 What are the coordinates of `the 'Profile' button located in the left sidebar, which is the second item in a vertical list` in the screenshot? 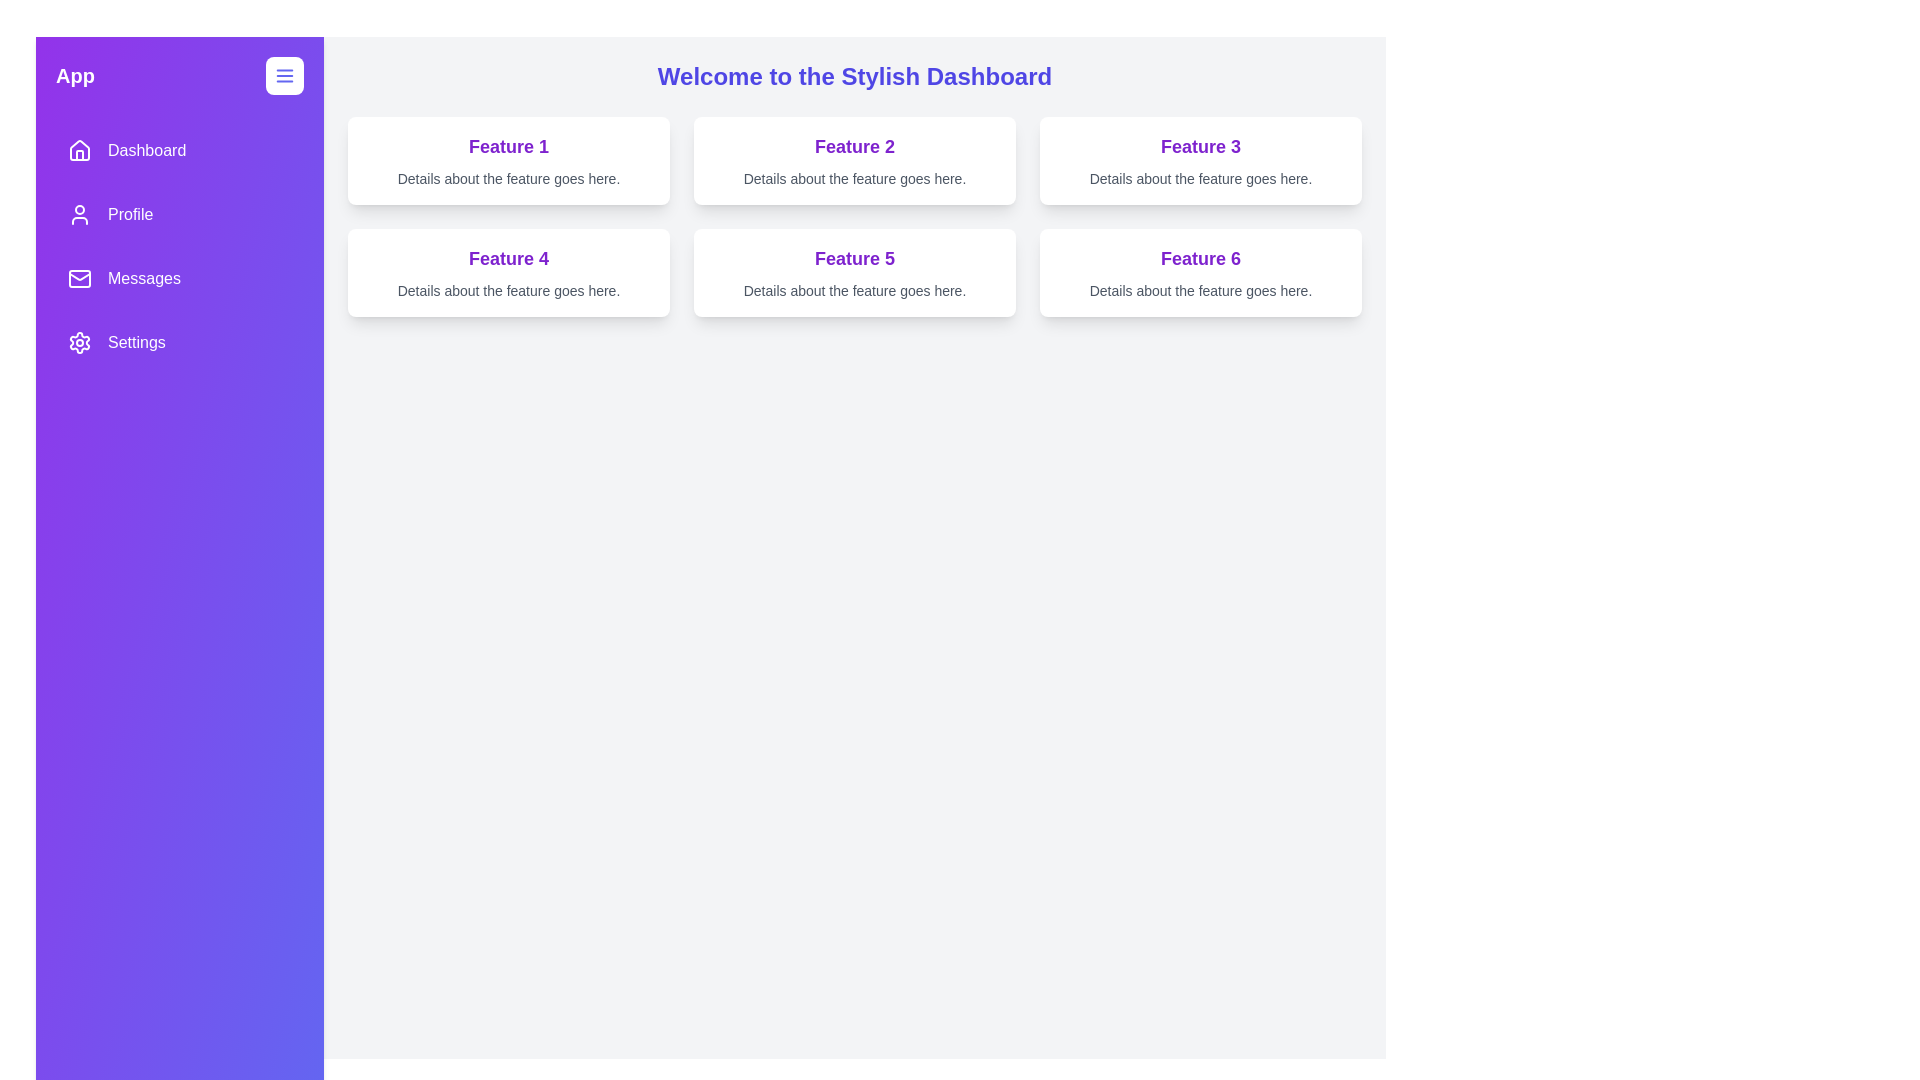 It's located at (180, 215).